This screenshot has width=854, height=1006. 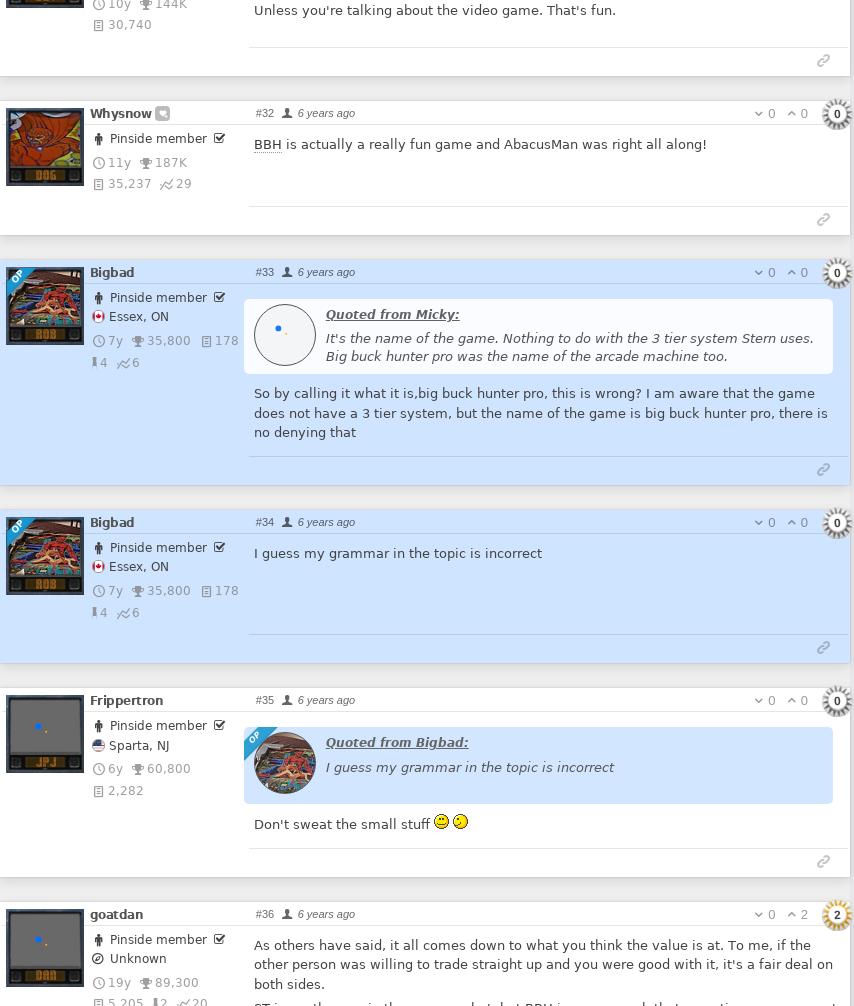 What do you see at coordinates (183, 183) in the screenshot?
I see `'29'` at bounding box center [183, 183].